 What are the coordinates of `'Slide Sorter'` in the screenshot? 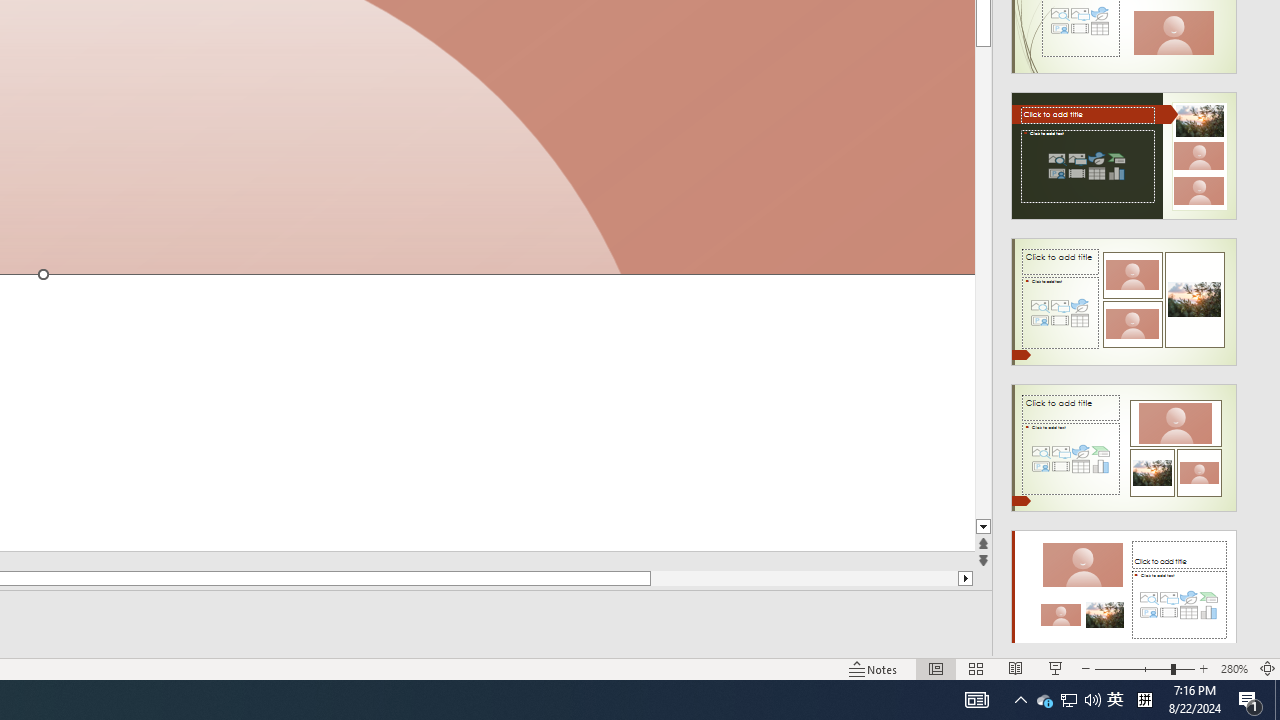 It's located at (976, 669).